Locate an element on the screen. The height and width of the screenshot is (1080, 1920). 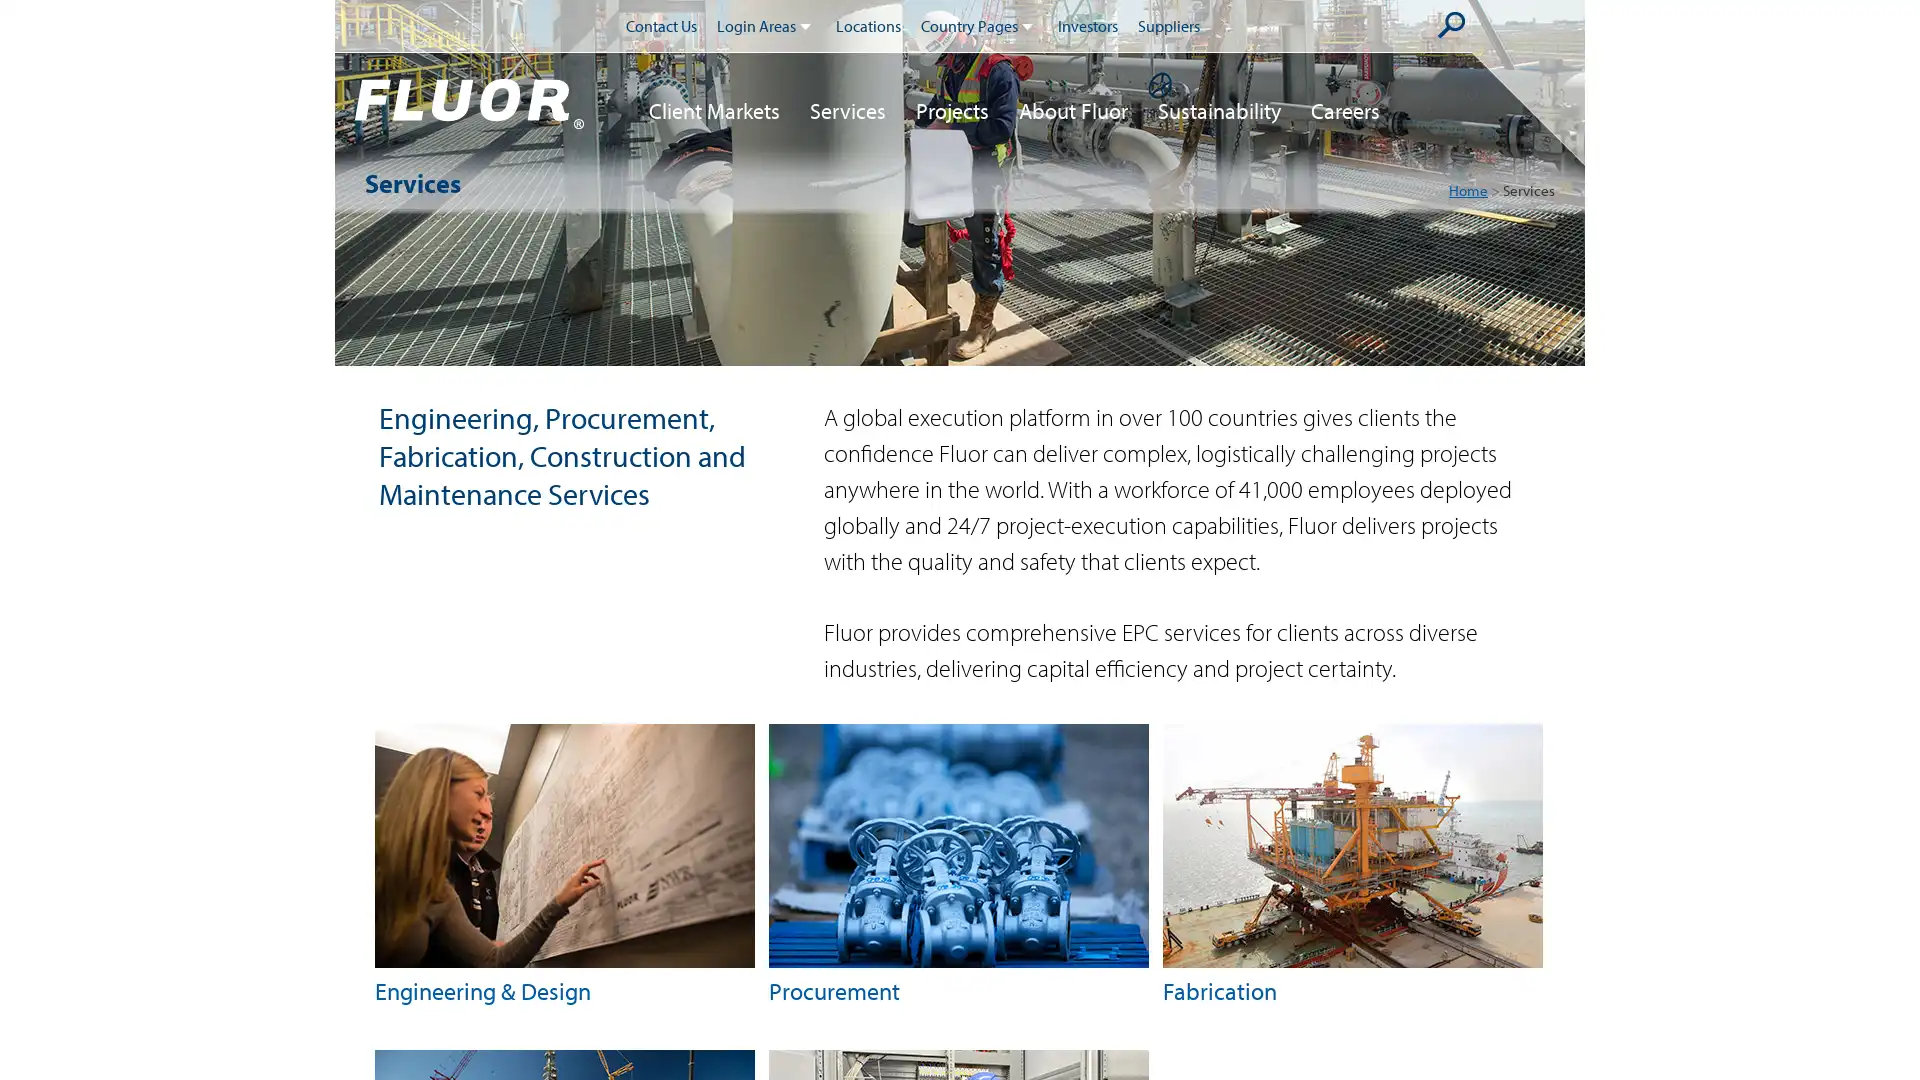
About Fluor is located at coordinates (1072, 98).